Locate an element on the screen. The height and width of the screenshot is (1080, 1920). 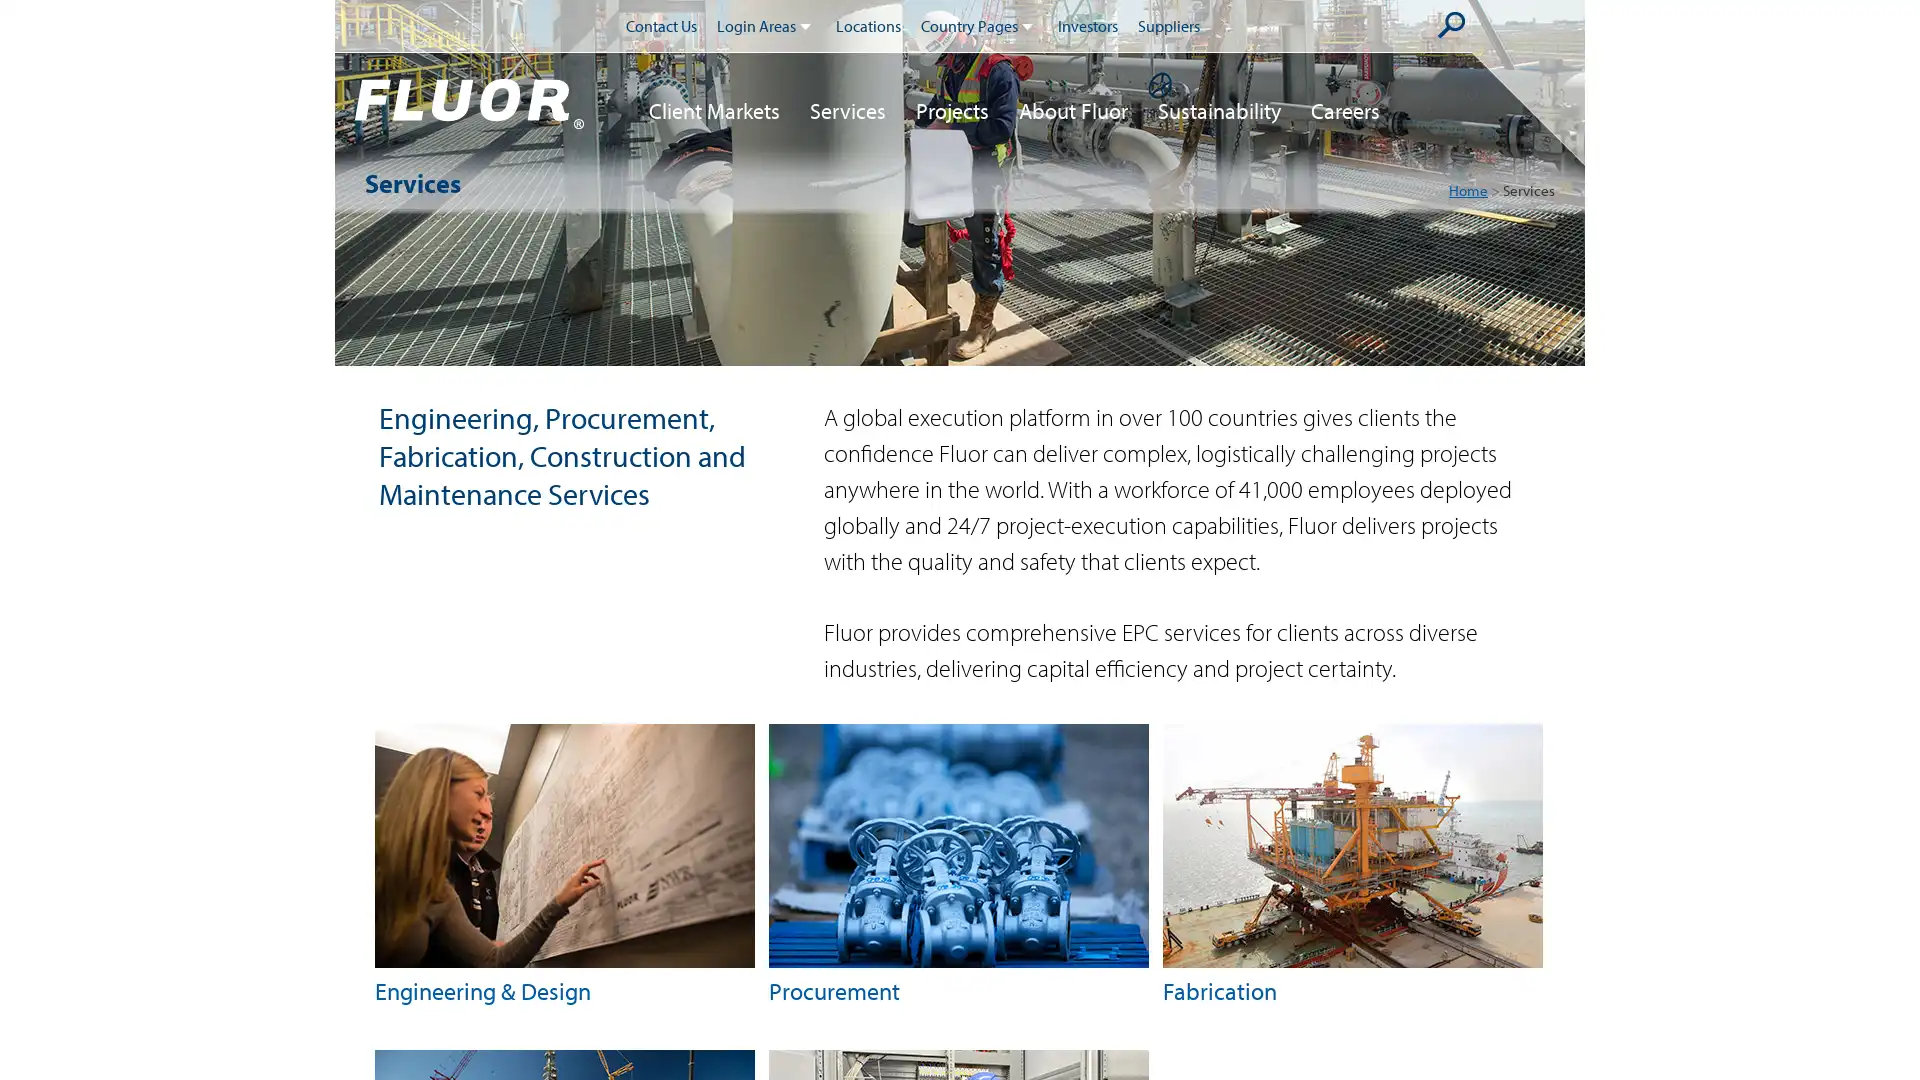
About Fluor is located at coordinates (1072, 98).